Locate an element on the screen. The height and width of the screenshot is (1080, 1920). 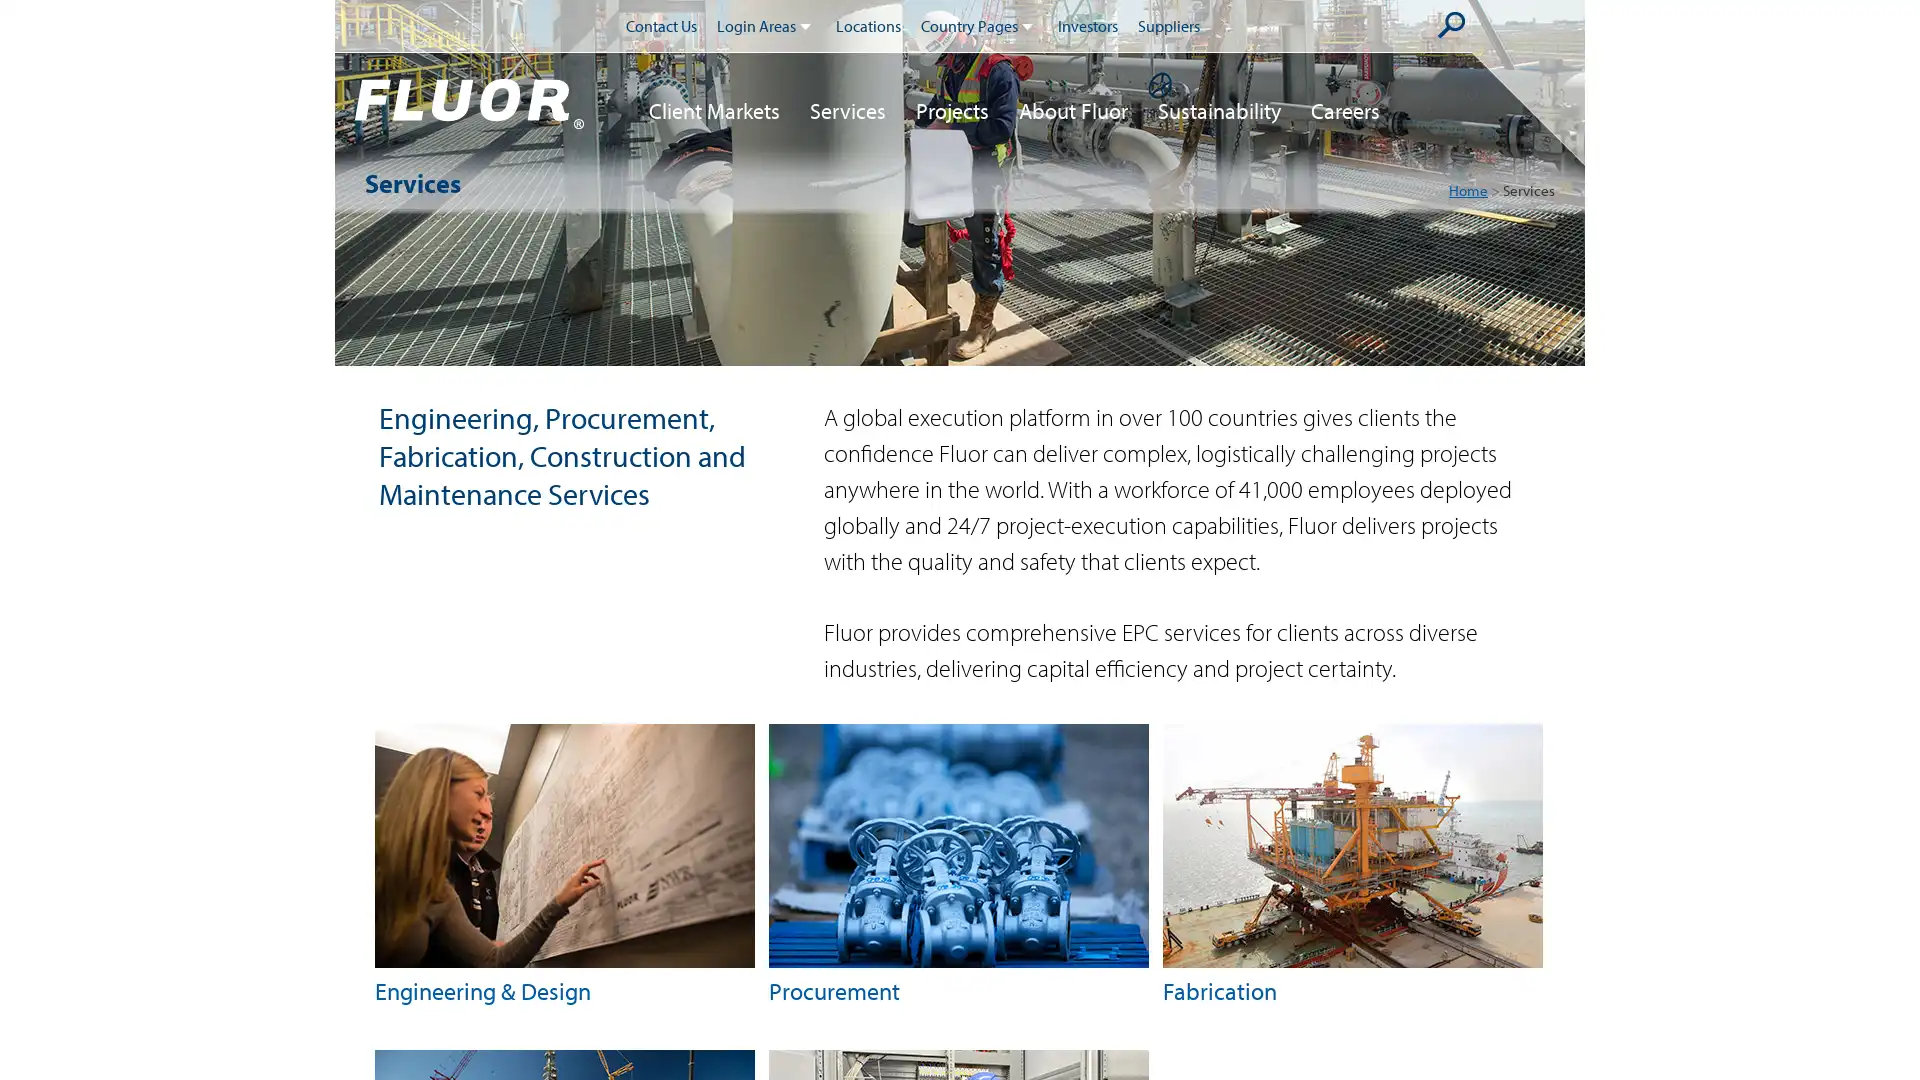
About Fluor is located at coordinates (1072, 98).